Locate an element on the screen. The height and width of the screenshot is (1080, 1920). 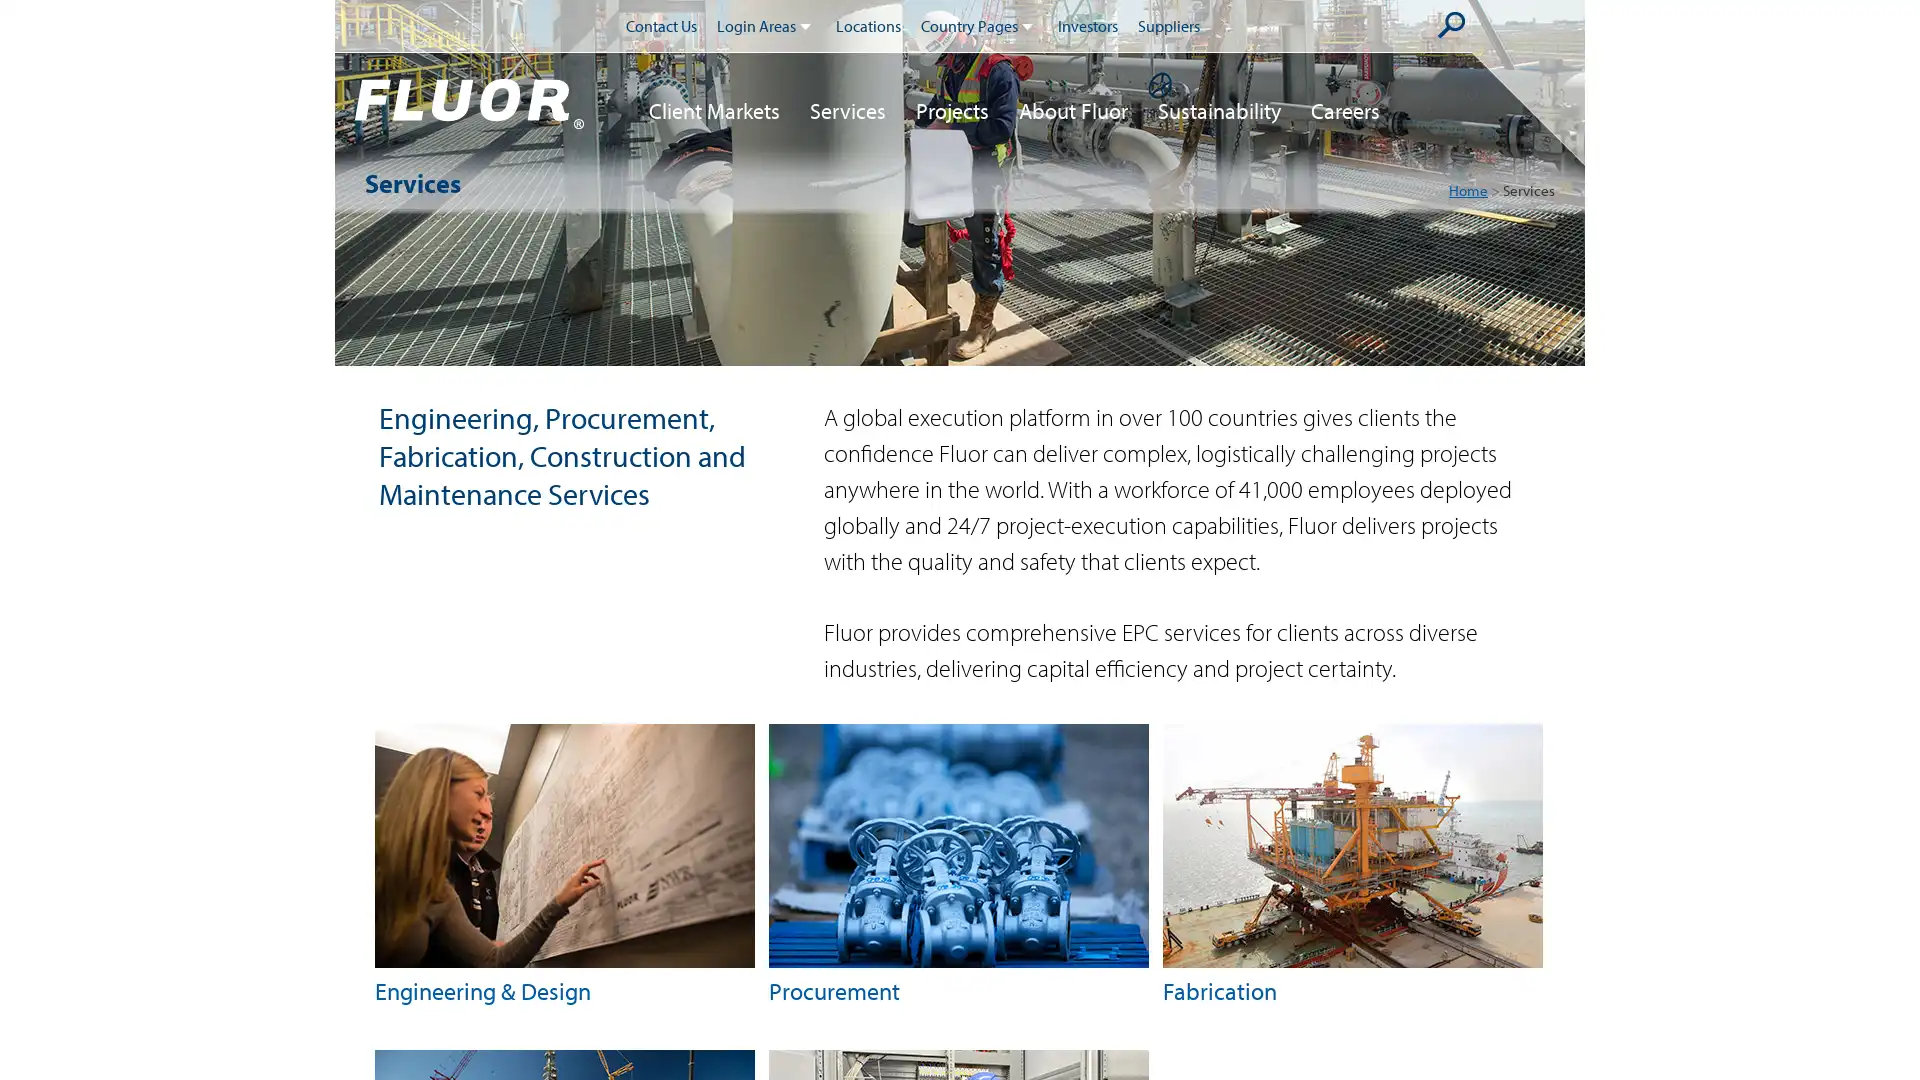
About Fluor is located at coordinates (1072, 98).